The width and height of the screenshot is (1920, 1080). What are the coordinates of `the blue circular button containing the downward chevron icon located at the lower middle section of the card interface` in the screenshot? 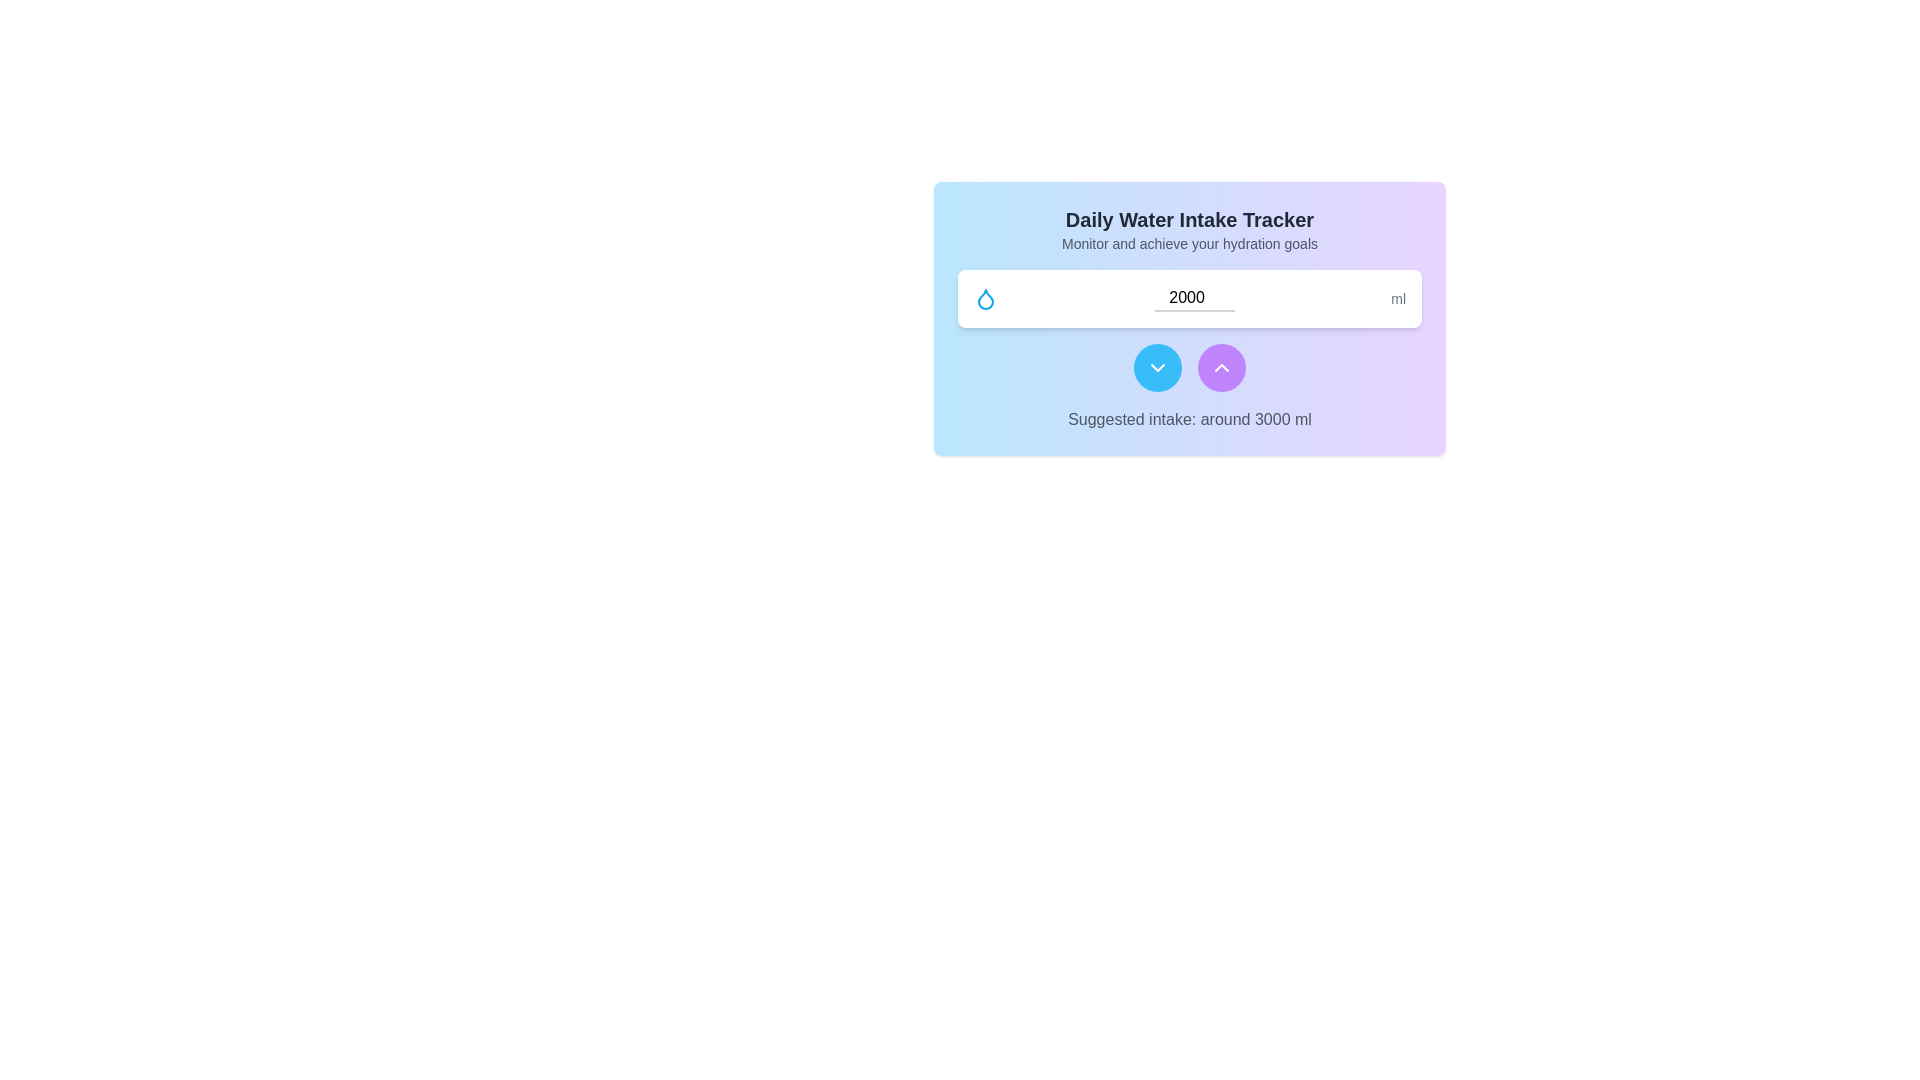 It's located at (1157, 367).